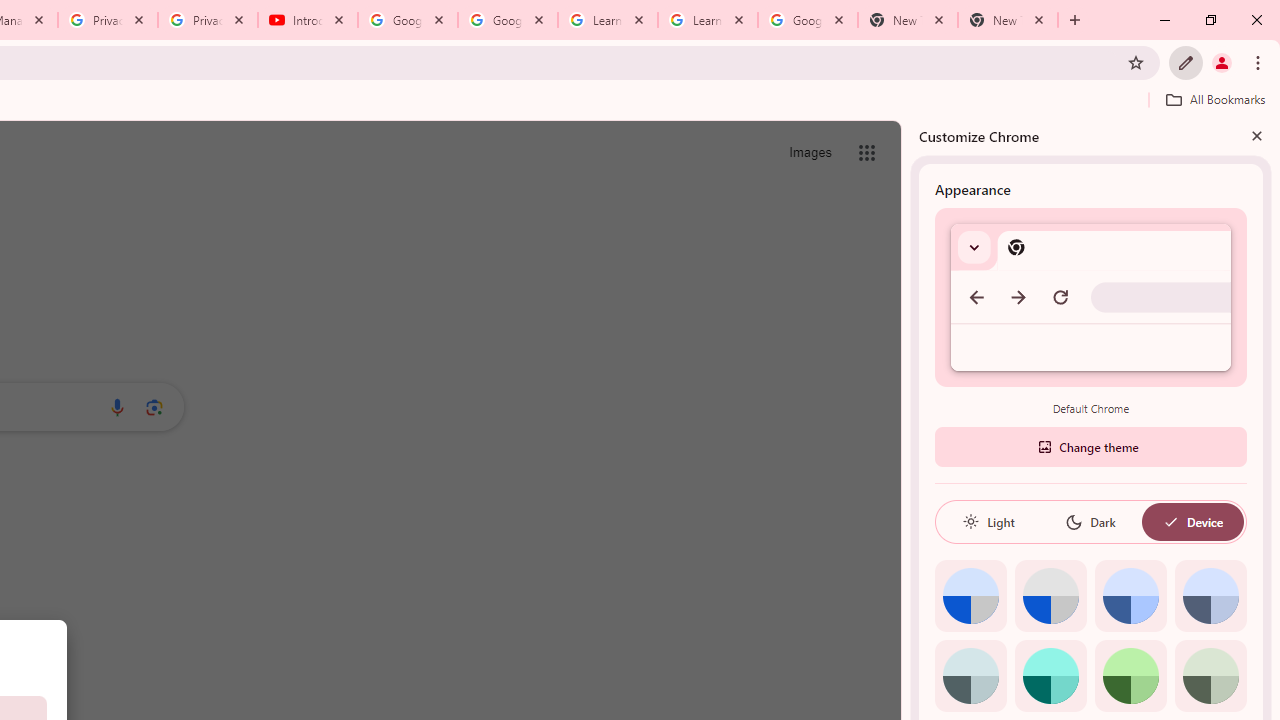 The width and height of the screenshot is (1280, 720). Describe the element at coordinates (807, 20) in the screenshot. I see `'Google Account'` at that location.